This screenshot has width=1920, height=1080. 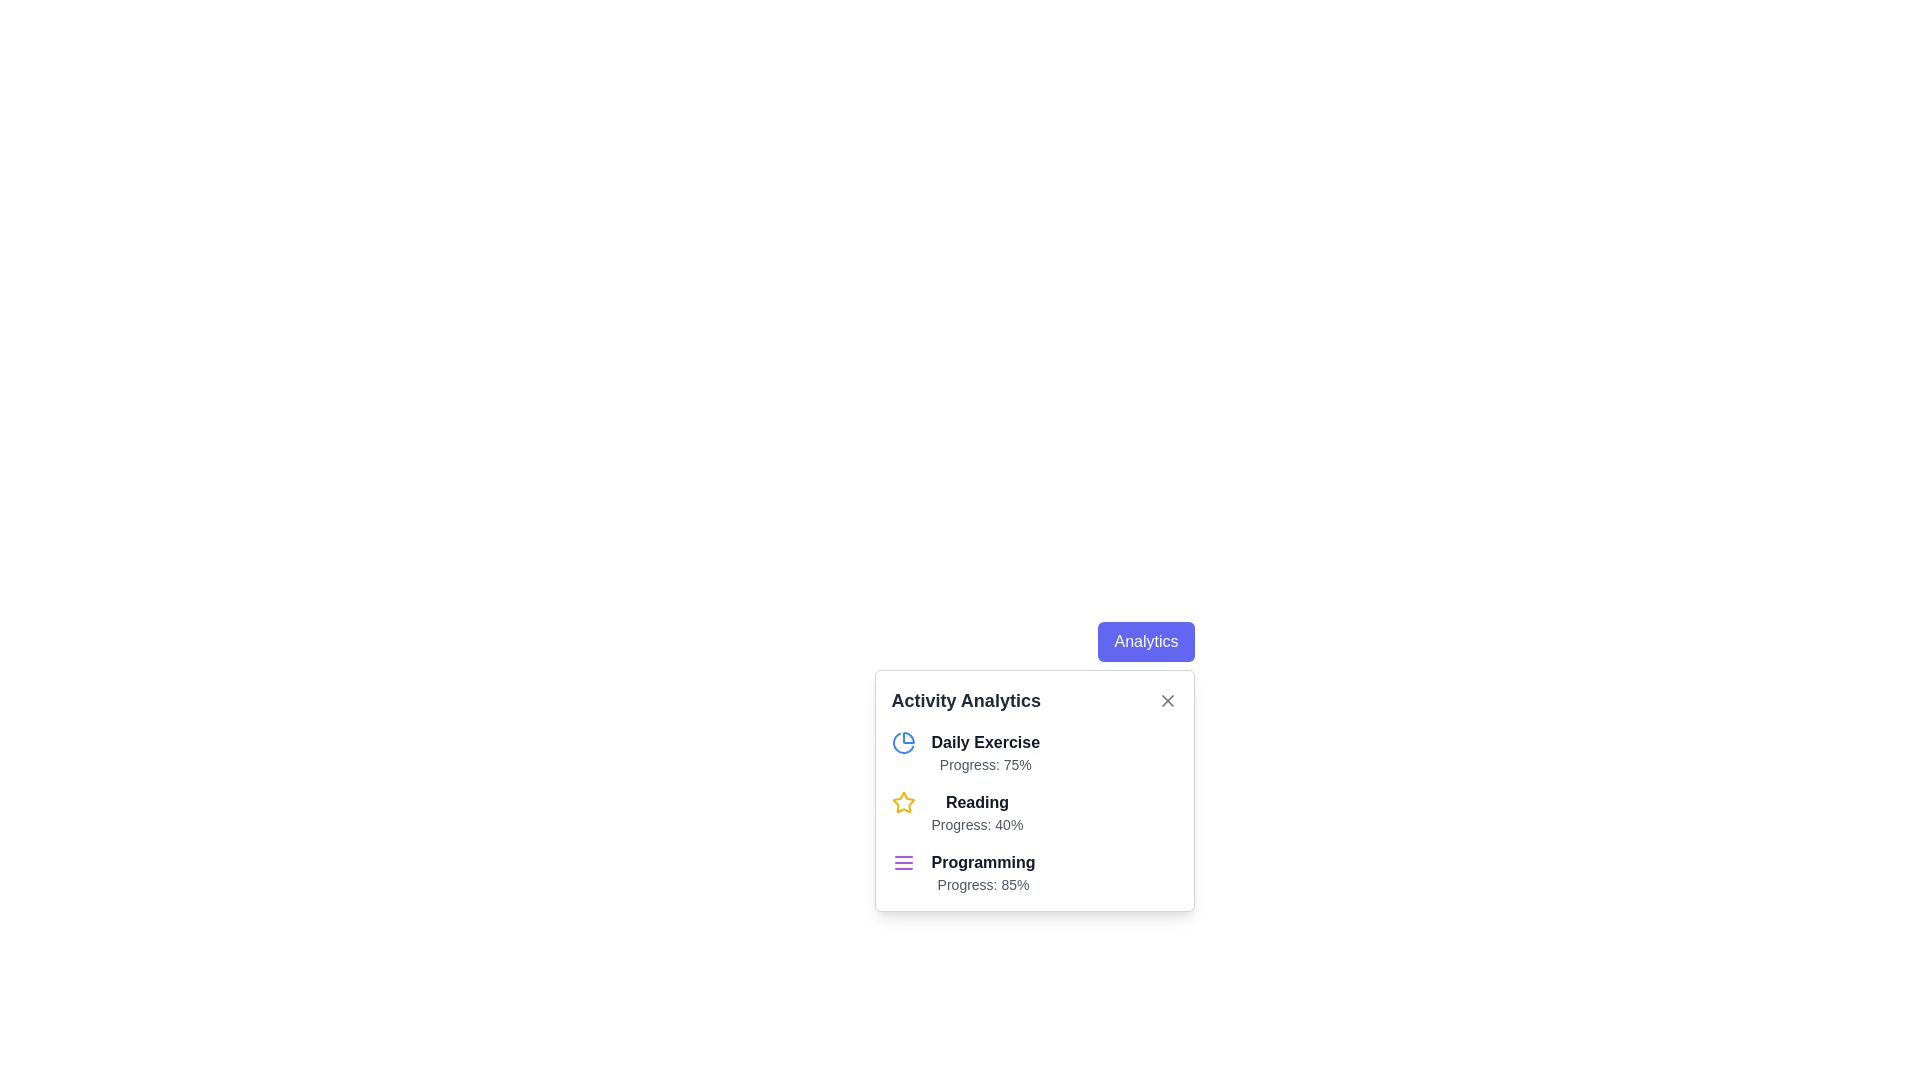 What do you see at coordinates (1034, 789) in the screenshot?
I see `progress values of the composite UI element containing 'Daily Exercise,' 'Reading,' and 'Programming' progress entries, which is centrally located within a white background card styled with rounded corners` at bounding box center [1034, 789].